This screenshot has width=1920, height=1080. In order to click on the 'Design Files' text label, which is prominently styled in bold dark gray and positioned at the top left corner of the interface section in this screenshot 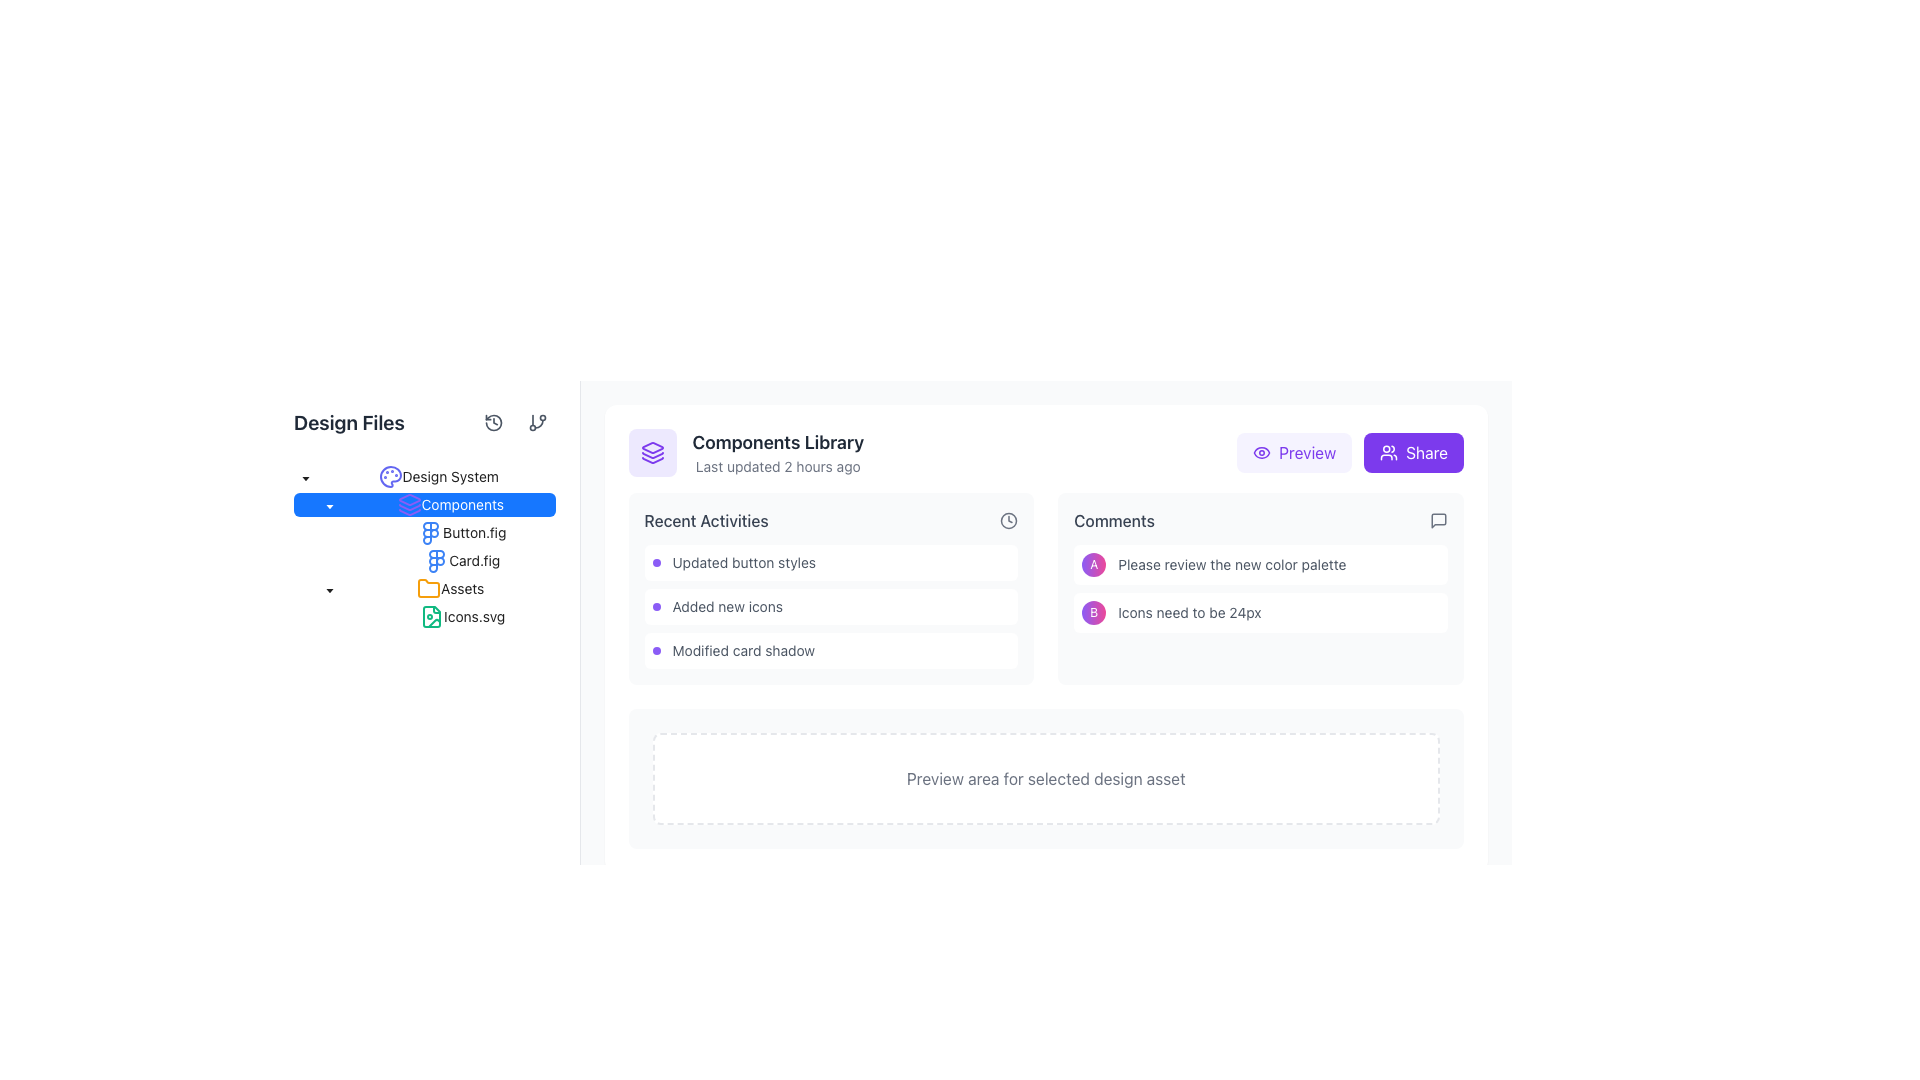, I will do `click(349, 422)`.